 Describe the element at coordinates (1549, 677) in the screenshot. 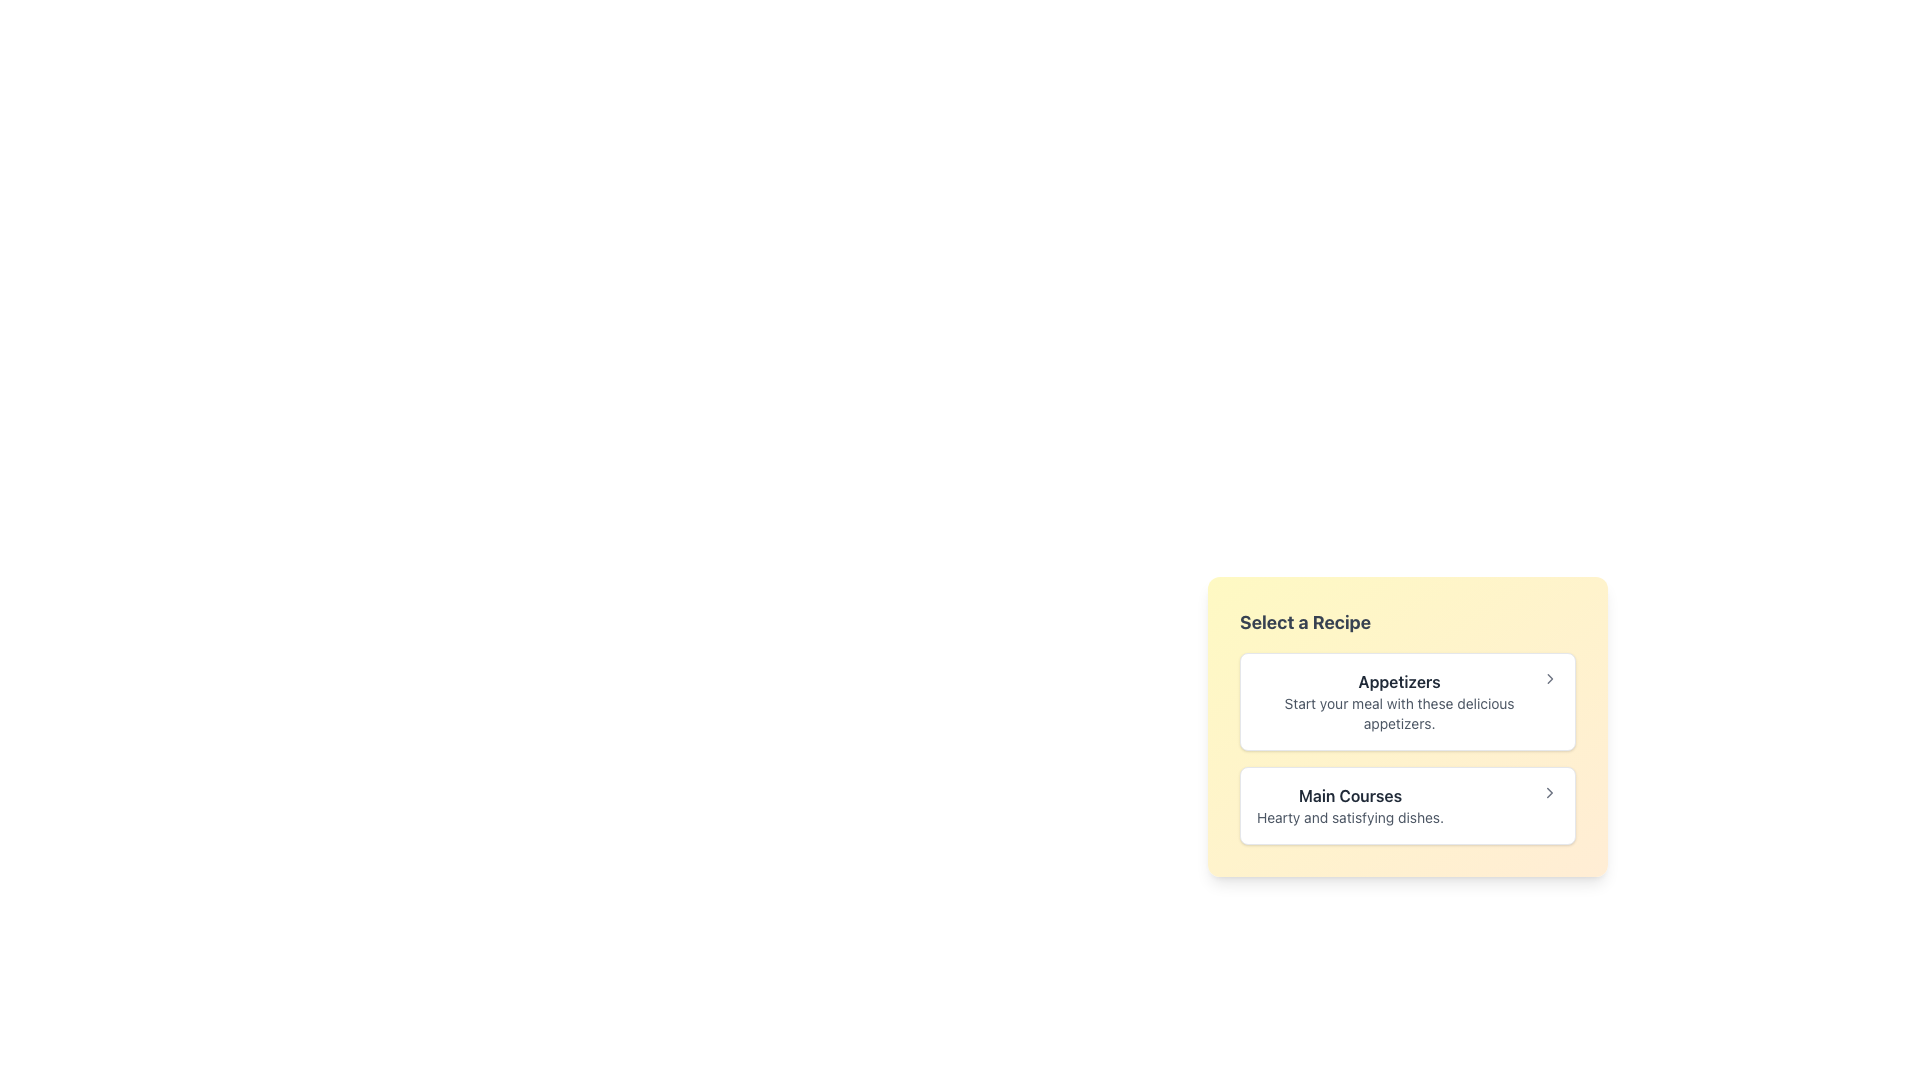

I see `the minimalistic right-pointing chevron icon located in the 'Appetizers' menu option` at that location.